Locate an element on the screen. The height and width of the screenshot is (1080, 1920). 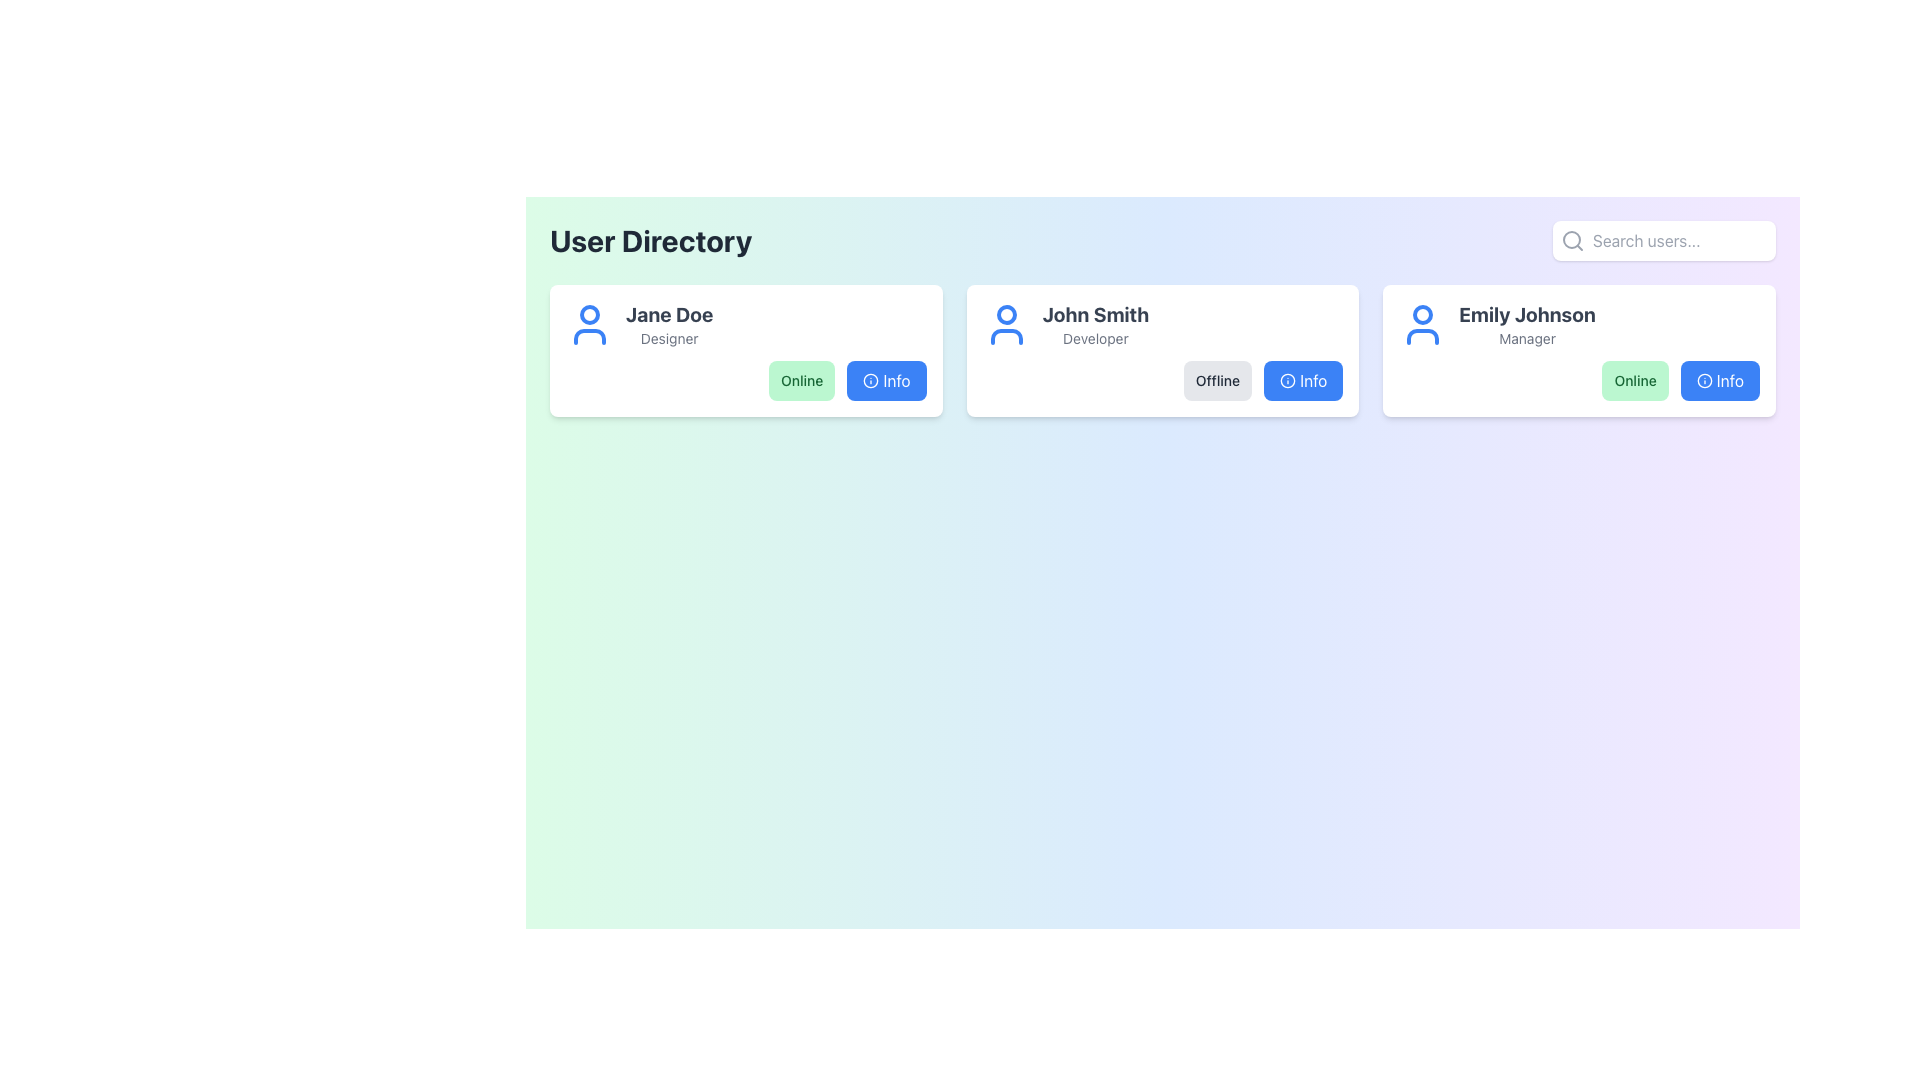
the 'User Directory' text header, which is styled in bold, large dark gray font and positioned at the top-left corner of the interface is located at coordinates (651, 239).